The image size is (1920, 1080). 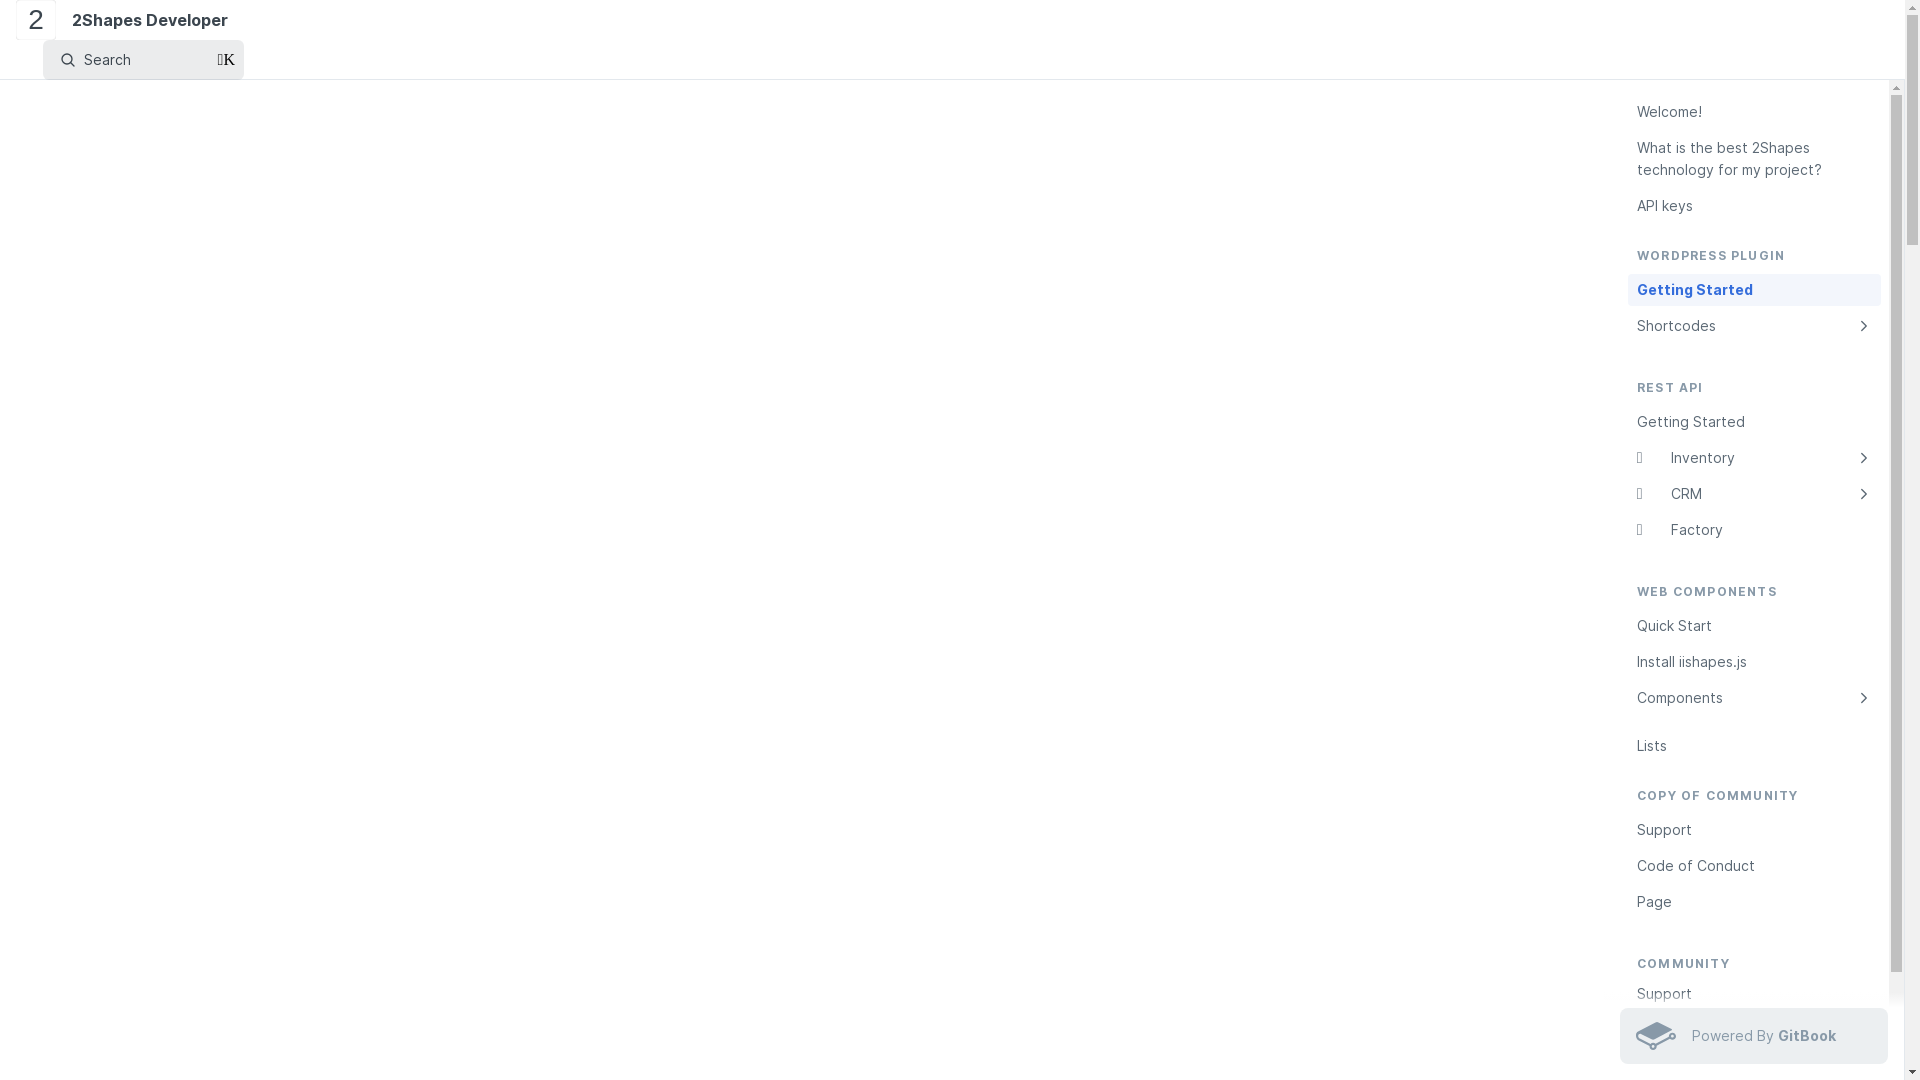 What do you see at coordinates (1752, 1035) in the screenshot?
I see `'Powered By GitBook'` at bounding box center [1752, 1035].